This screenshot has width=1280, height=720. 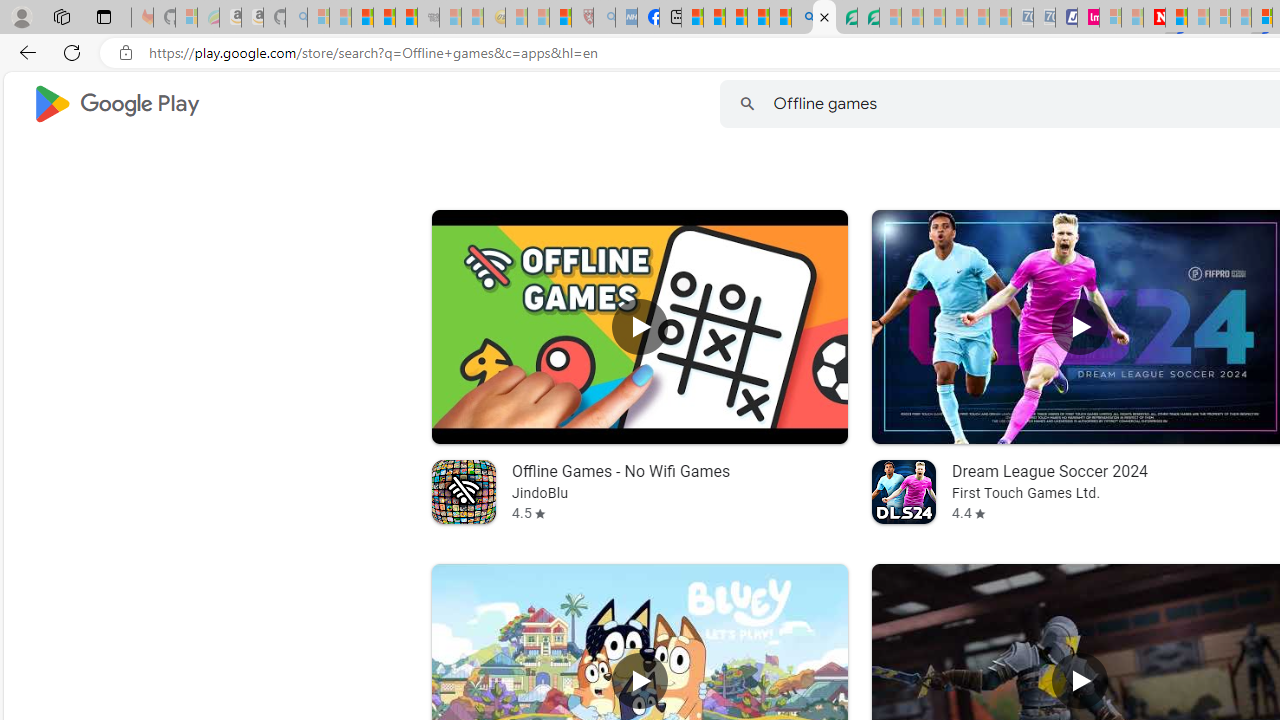 What do you see at coordinates (427, 17) in the screenshot?
I see `'Combat Siege'` at bounding box center [427, 17].